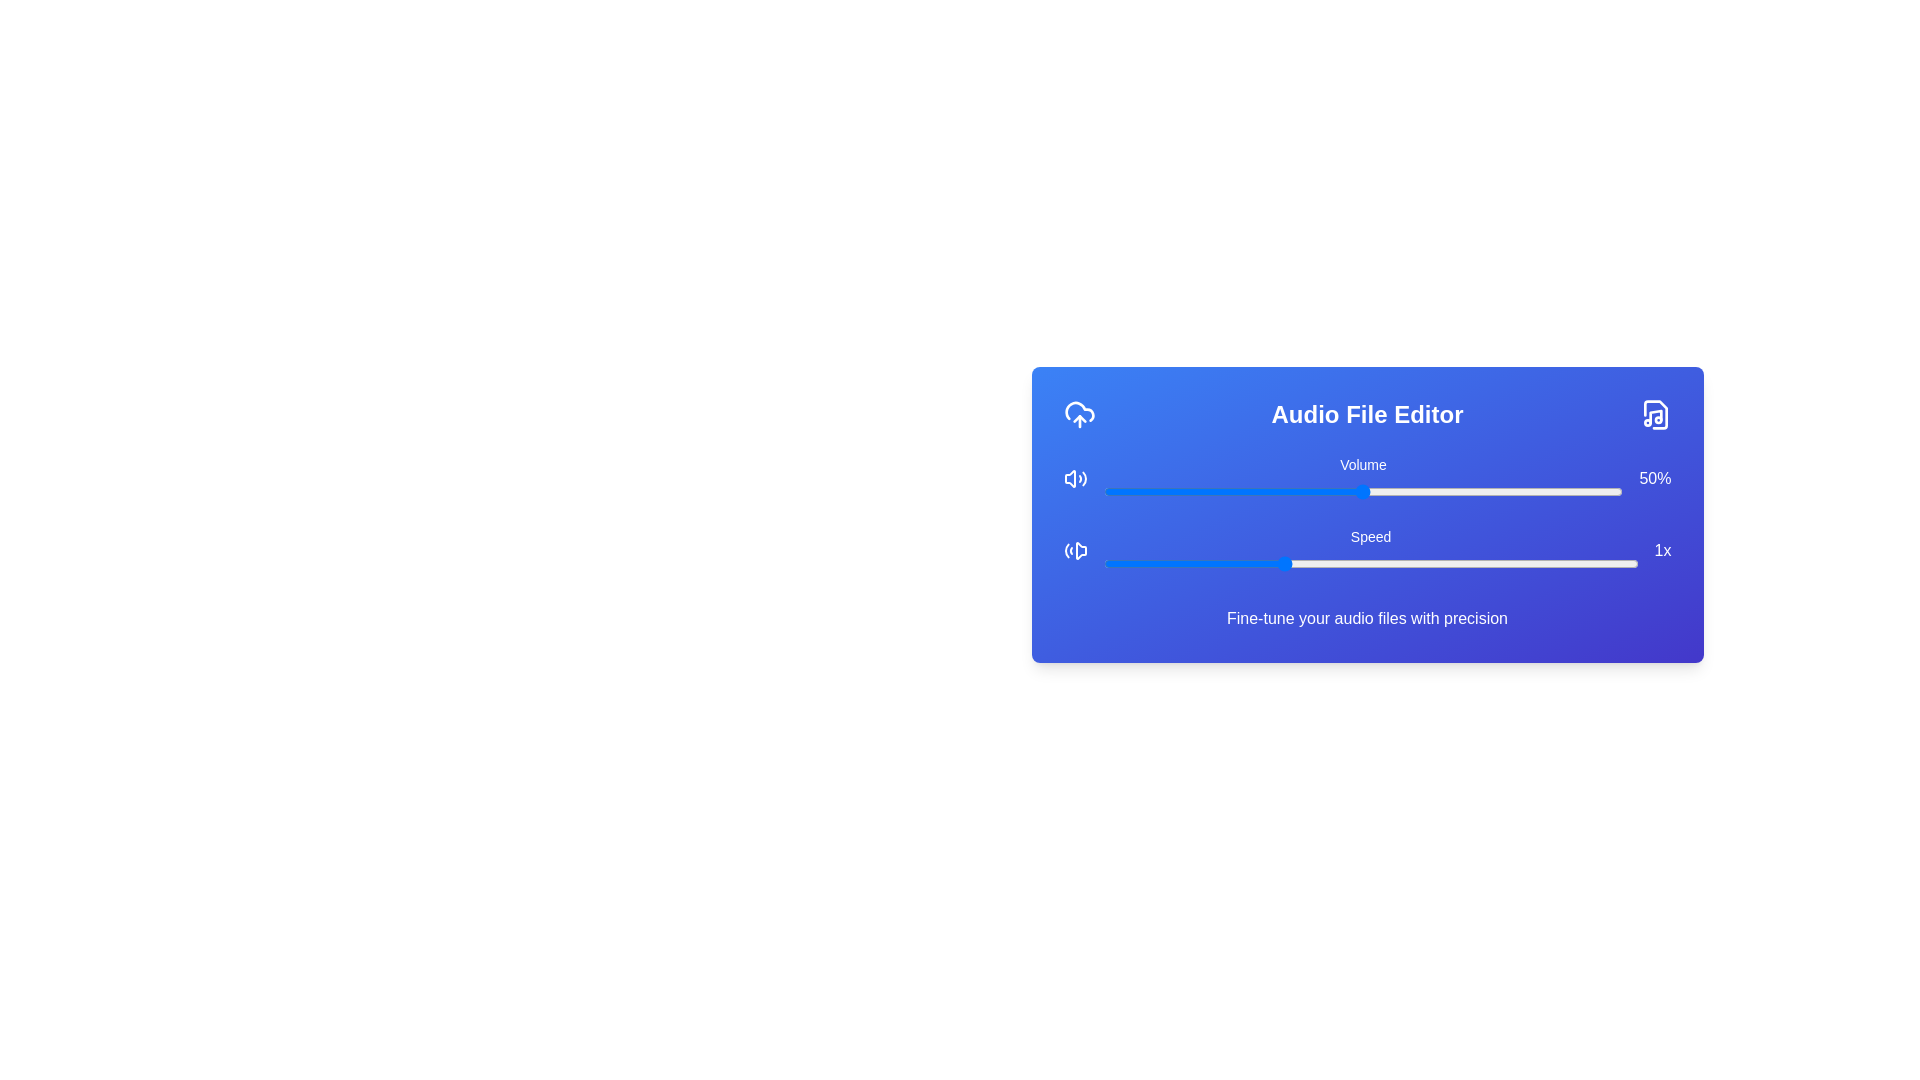 The width and height of the screenshot is (1920, 1080). Describe the element at coordinates (1281, 563) in the screenshot. I see `the speed slider to 1 value` at that location.